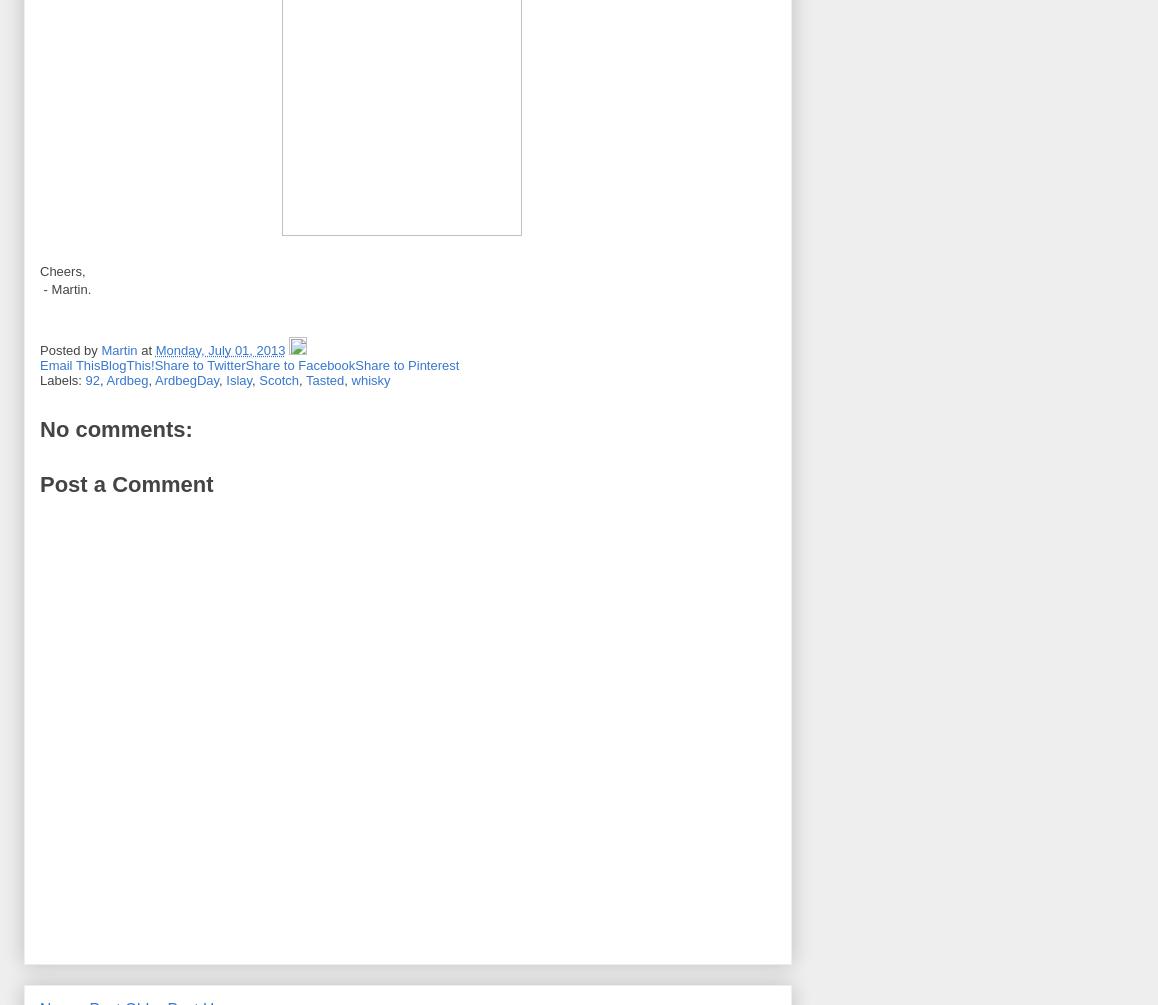 This screenshot has height=1005, width=1158. I want to click on 'Cheers,', so click(64, 269).